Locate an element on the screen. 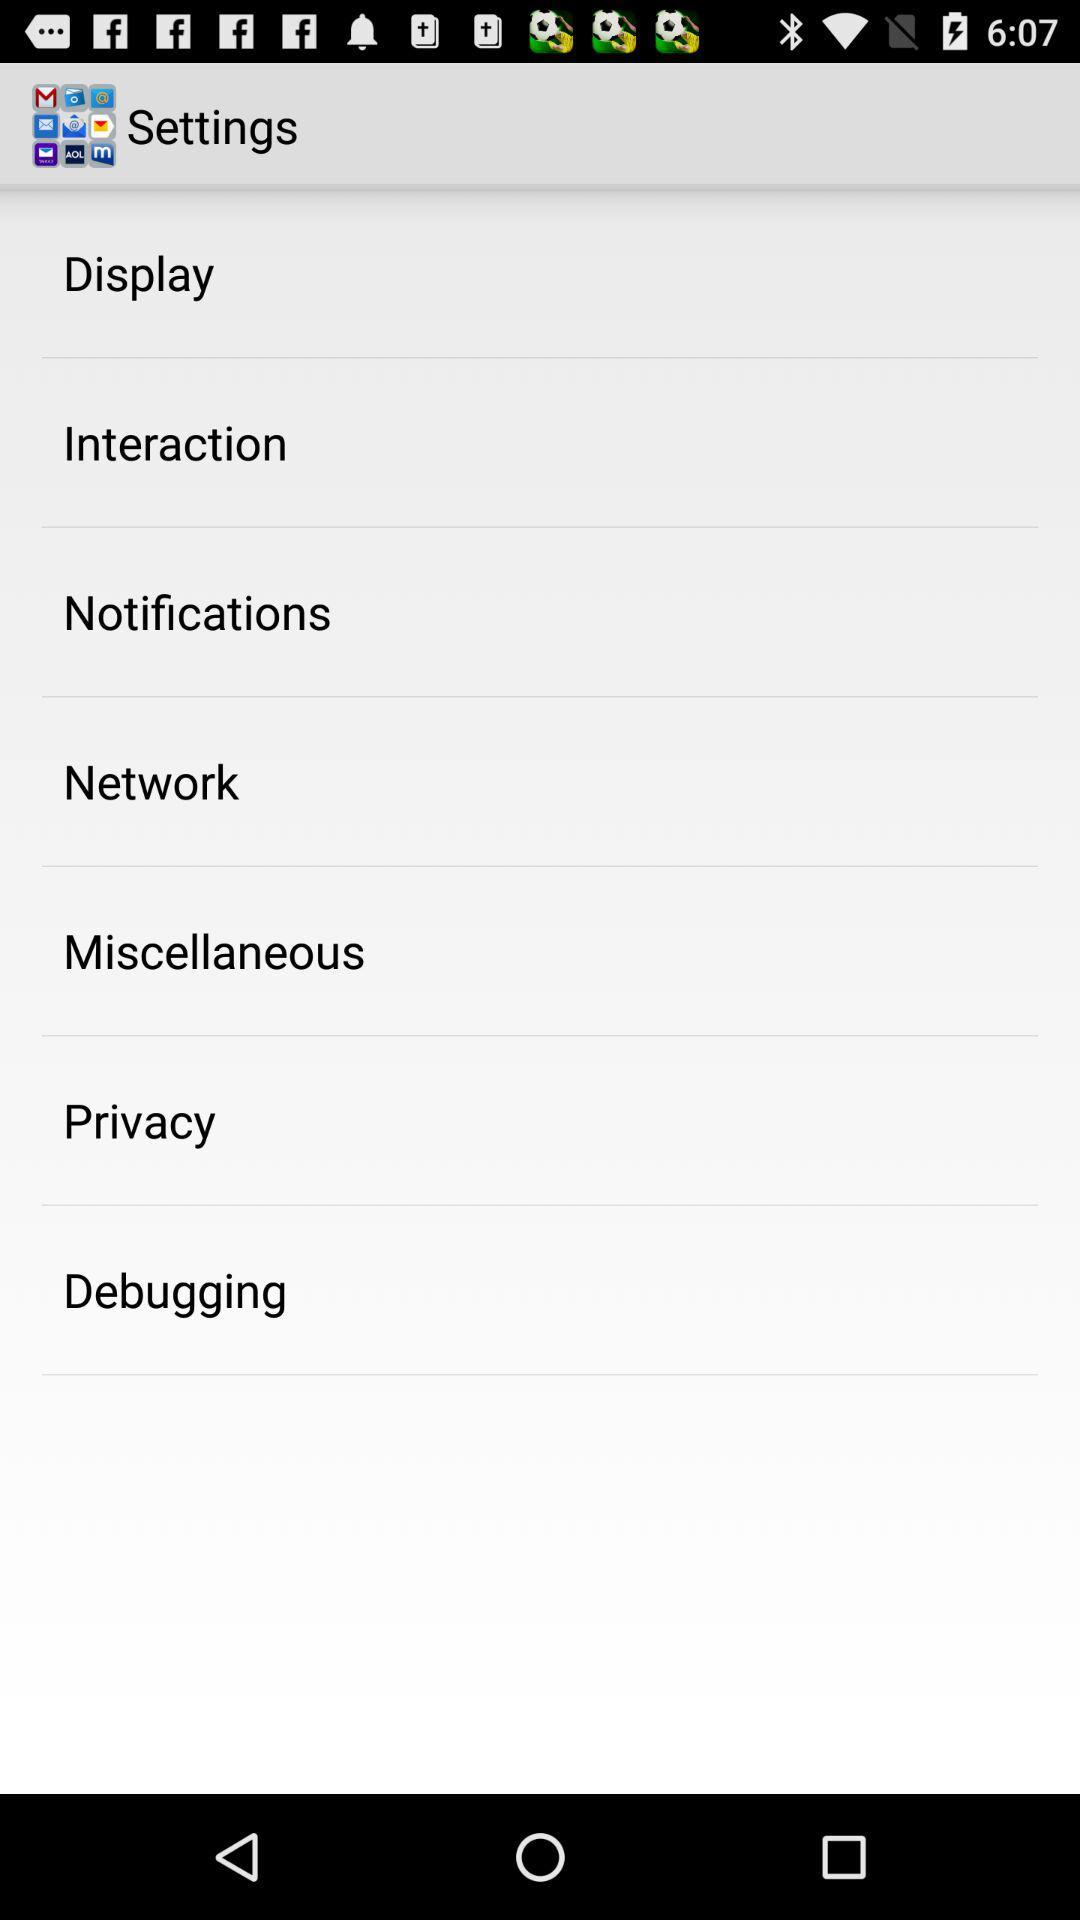  debugging at the bottom left corner is located at coordinates (174, 1289).